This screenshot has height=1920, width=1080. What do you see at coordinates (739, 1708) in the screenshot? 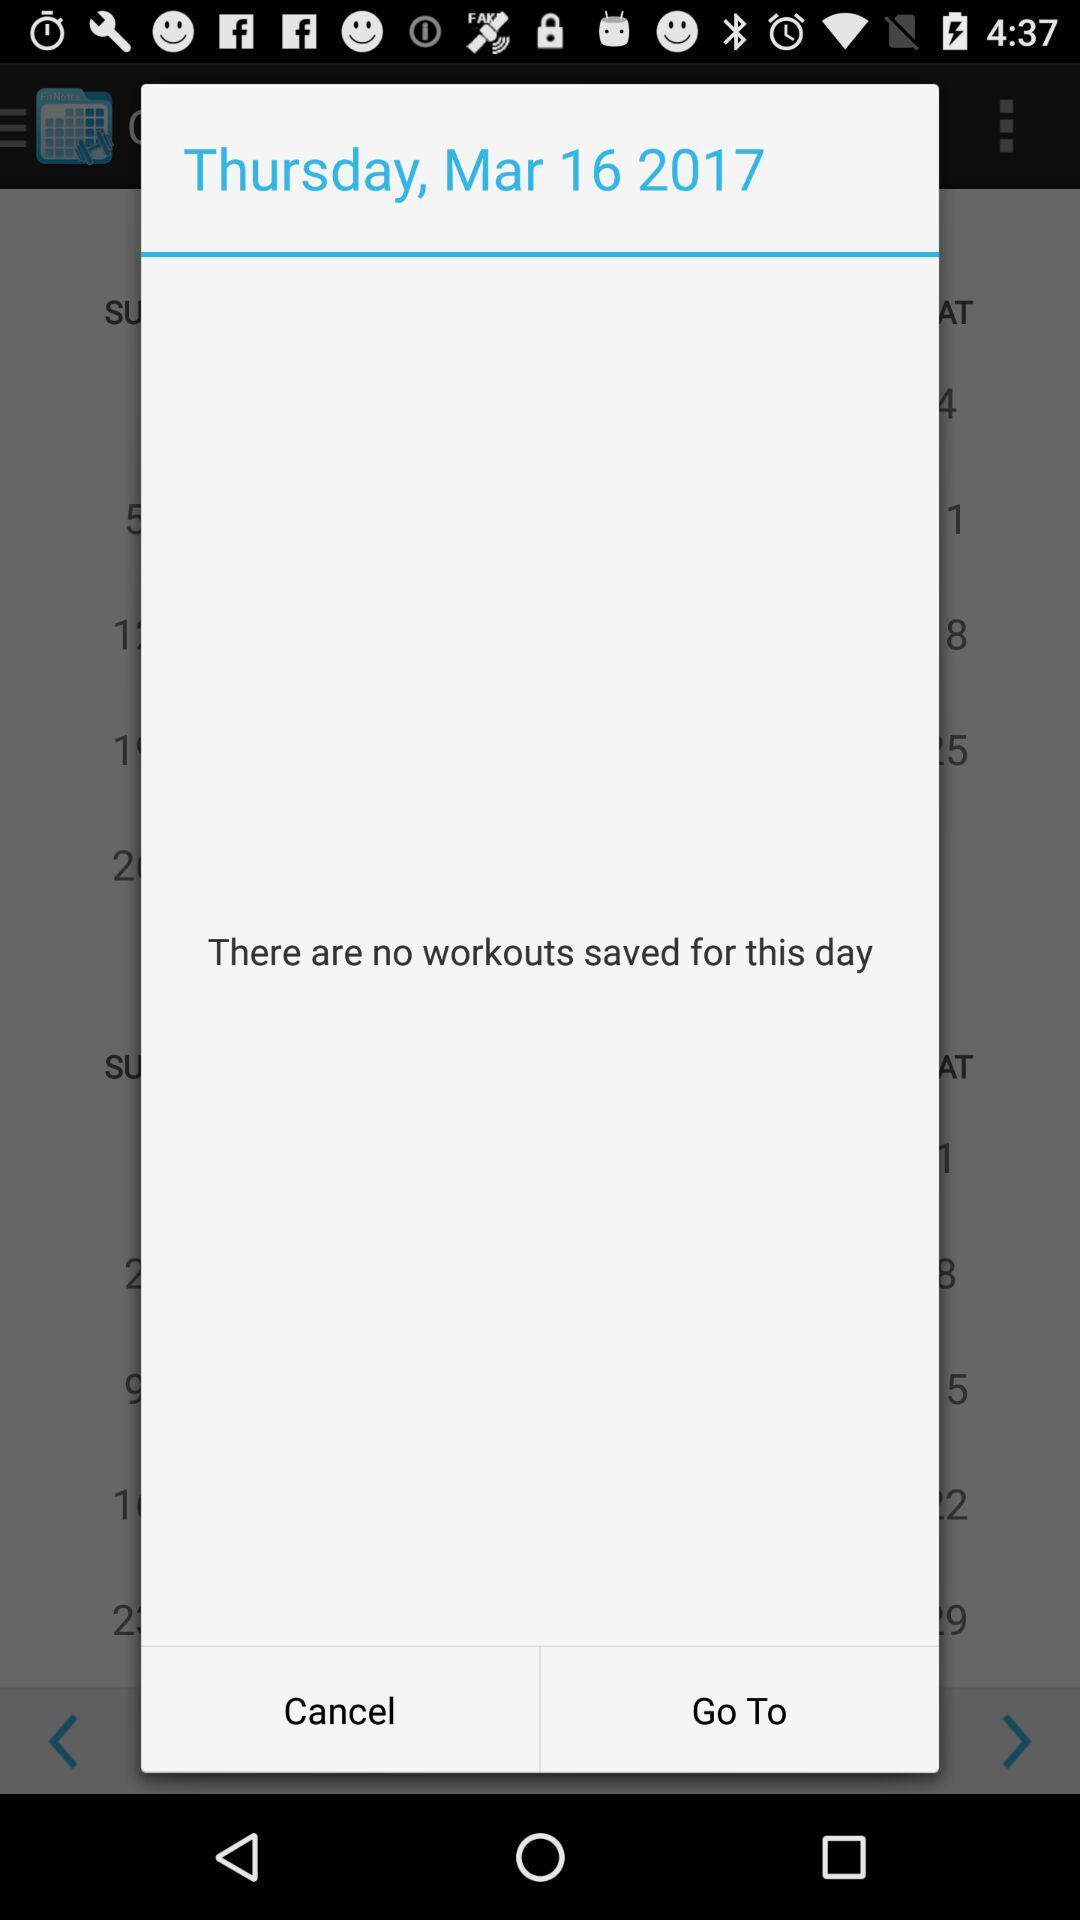
I see `app below the there are no item` at bounding box center [739, 1708].